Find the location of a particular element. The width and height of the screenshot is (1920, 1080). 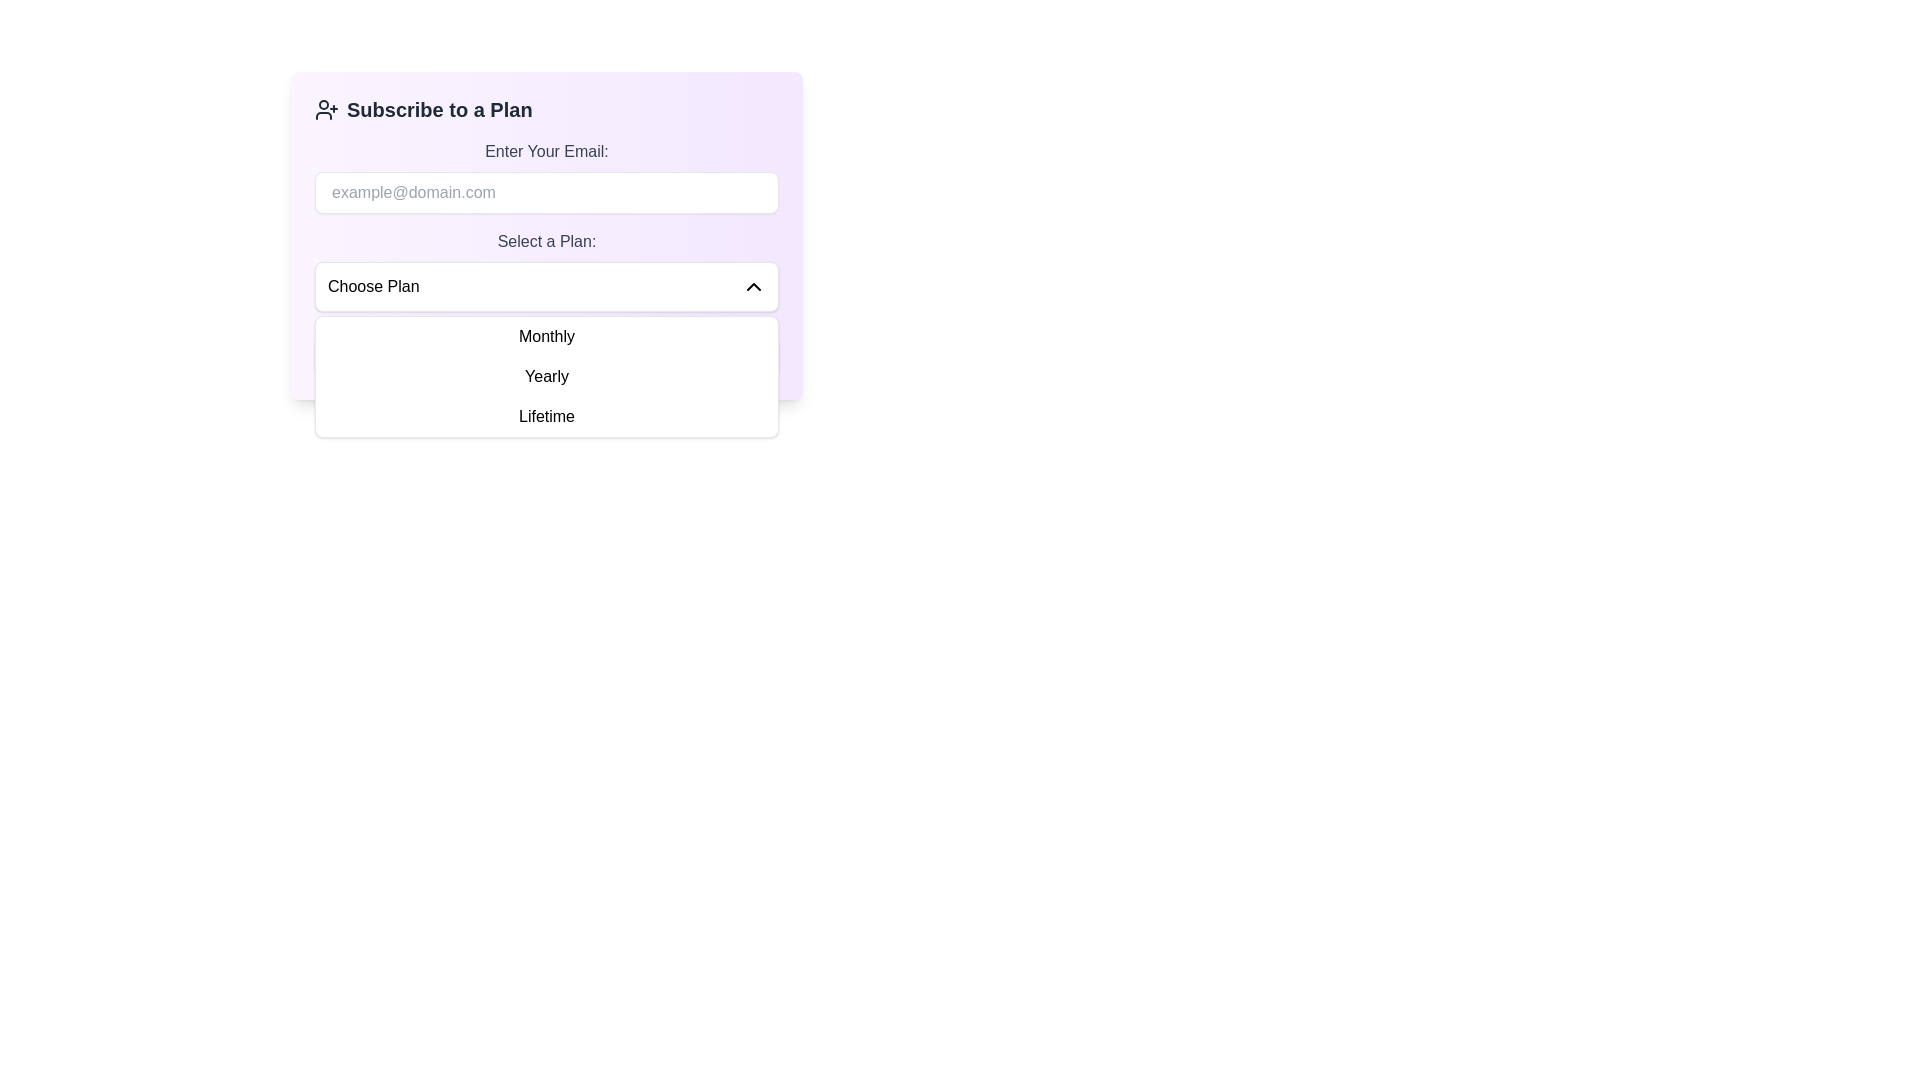

the bold text label that reads 'Subscribe to a Plan', which is positioned in the header section next to an icon is located at coordinates (438, 110).